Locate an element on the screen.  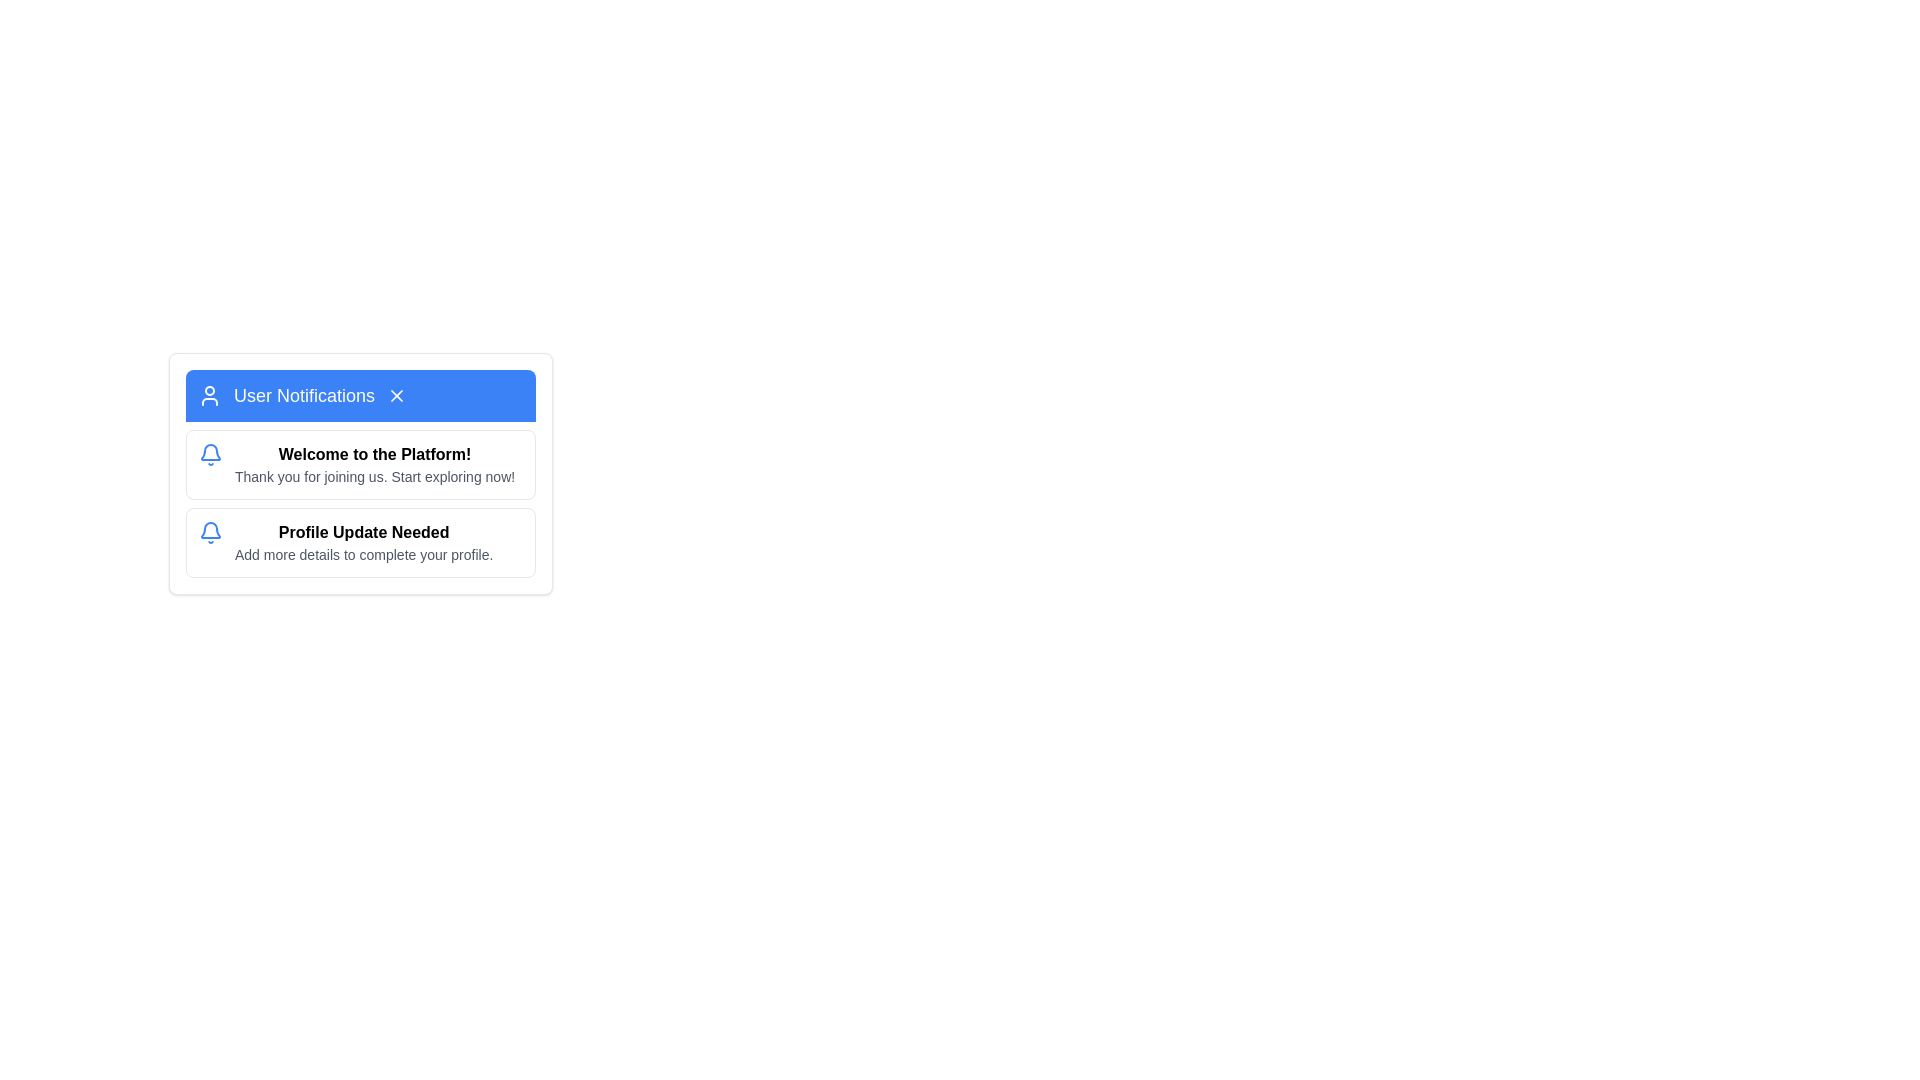
welcome text that serves as a heading for the notification section, positioned above the message 'Thank you for joining us.' is located at coordinates (375, 455).